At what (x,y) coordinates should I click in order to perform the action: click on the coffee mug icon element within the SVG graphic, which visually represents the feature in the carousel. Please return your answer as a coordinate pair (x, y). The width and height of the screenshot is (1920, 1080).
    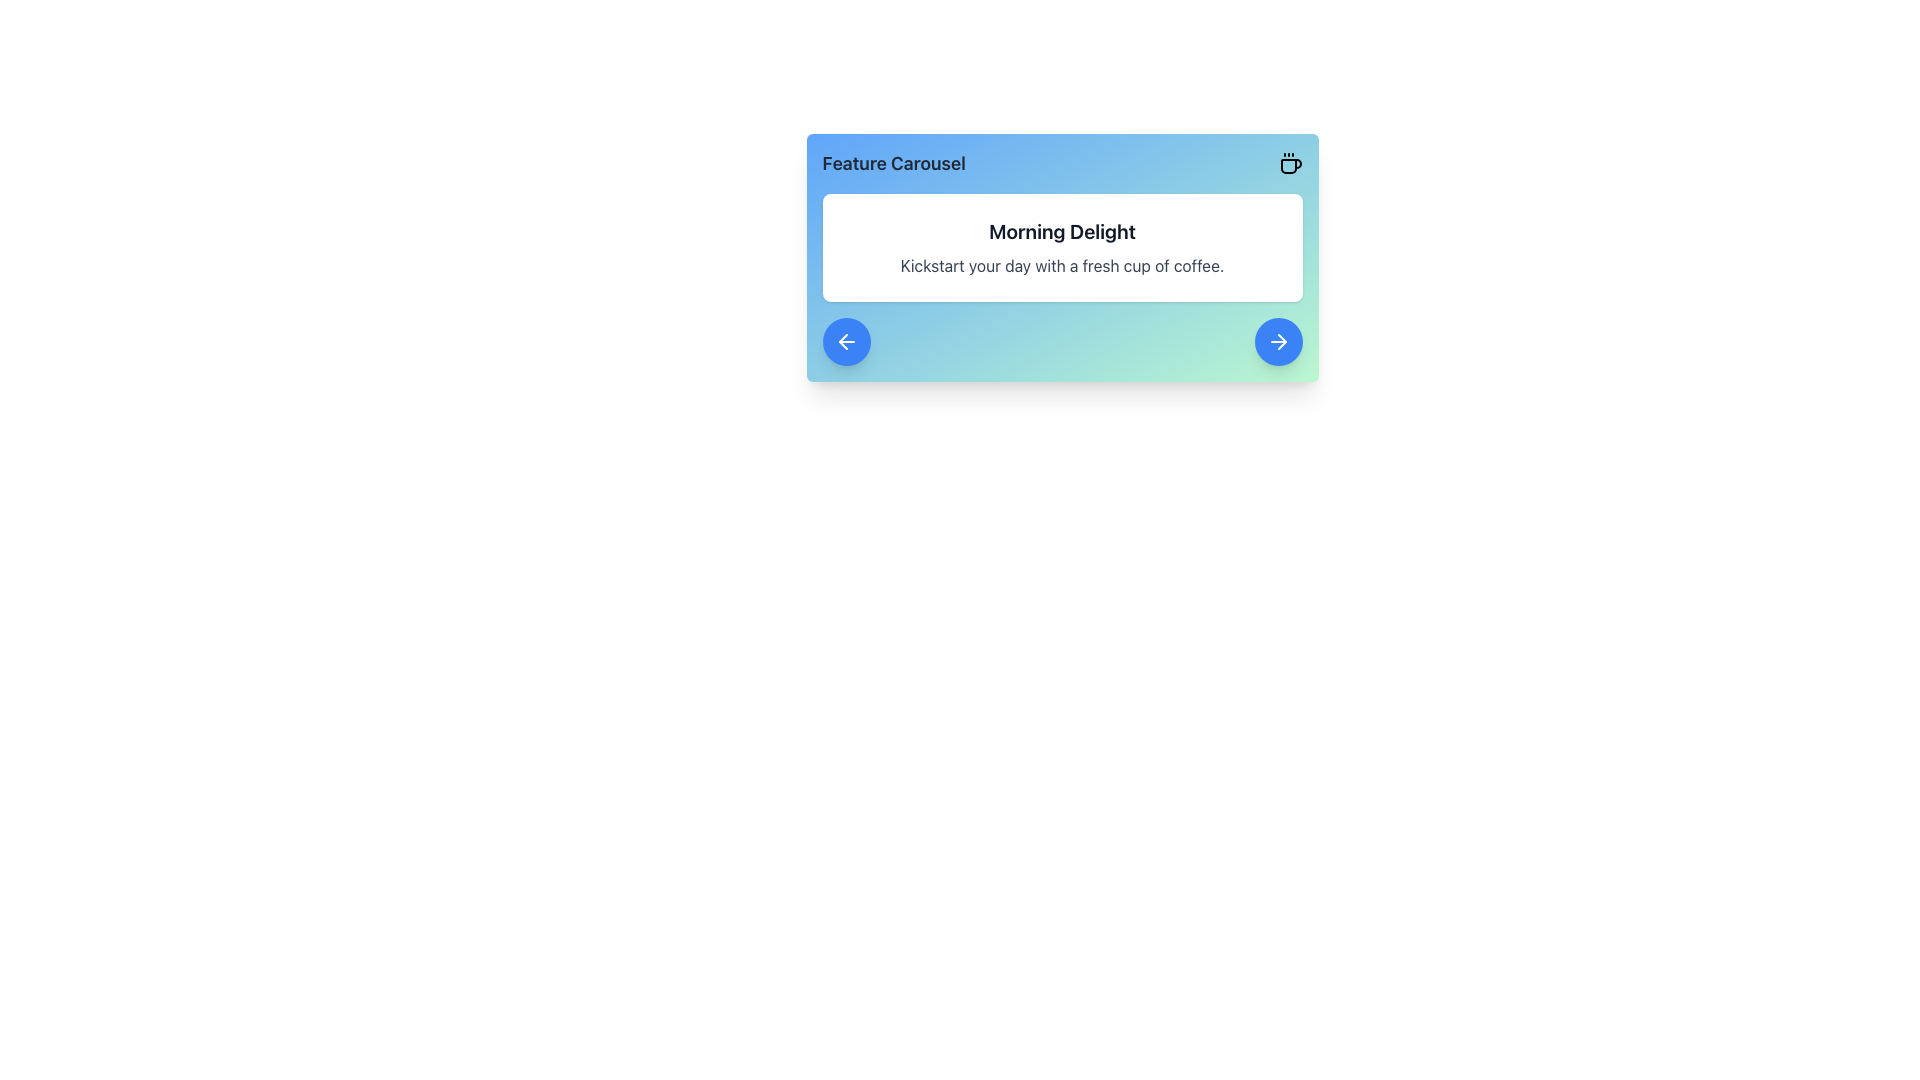
    Looking at the image, I should click on (1291, 165).